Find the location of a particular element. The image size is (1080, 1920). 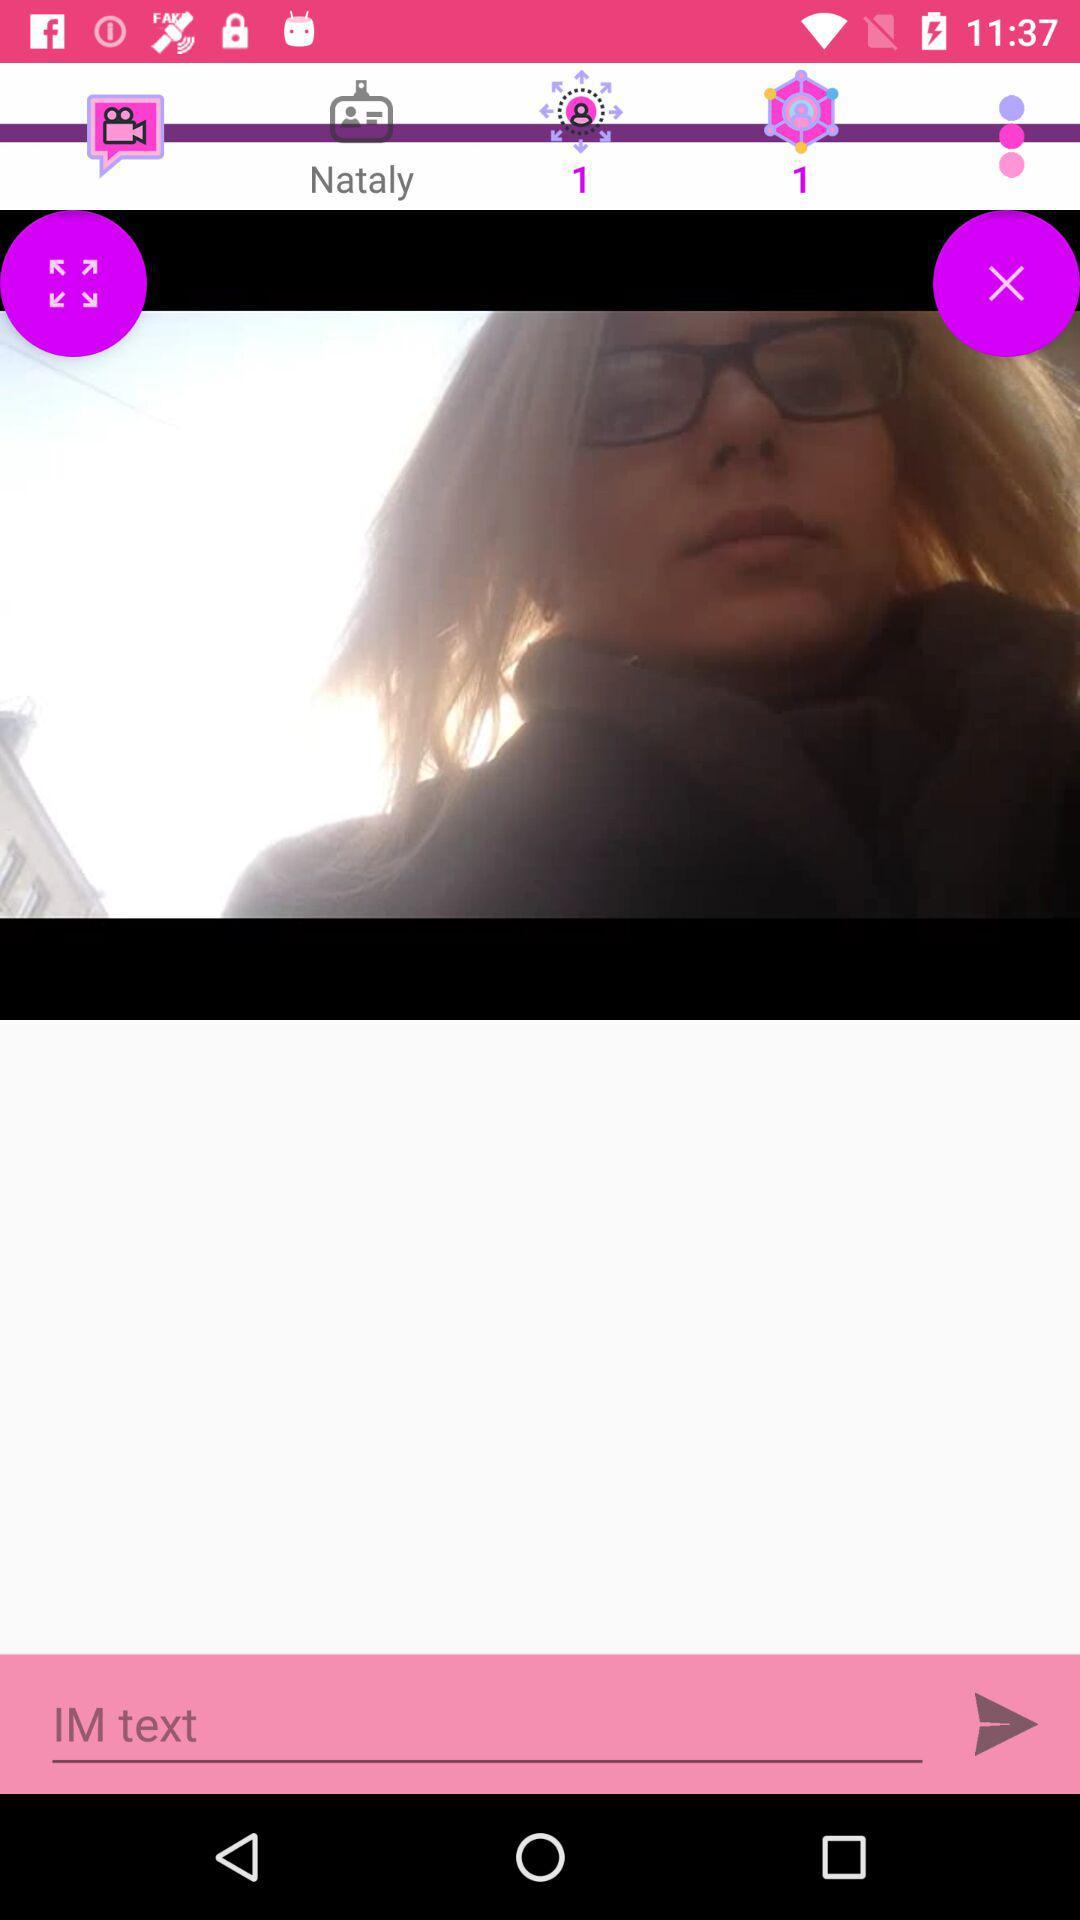

maximize picture is located at coordinates (72, 282).